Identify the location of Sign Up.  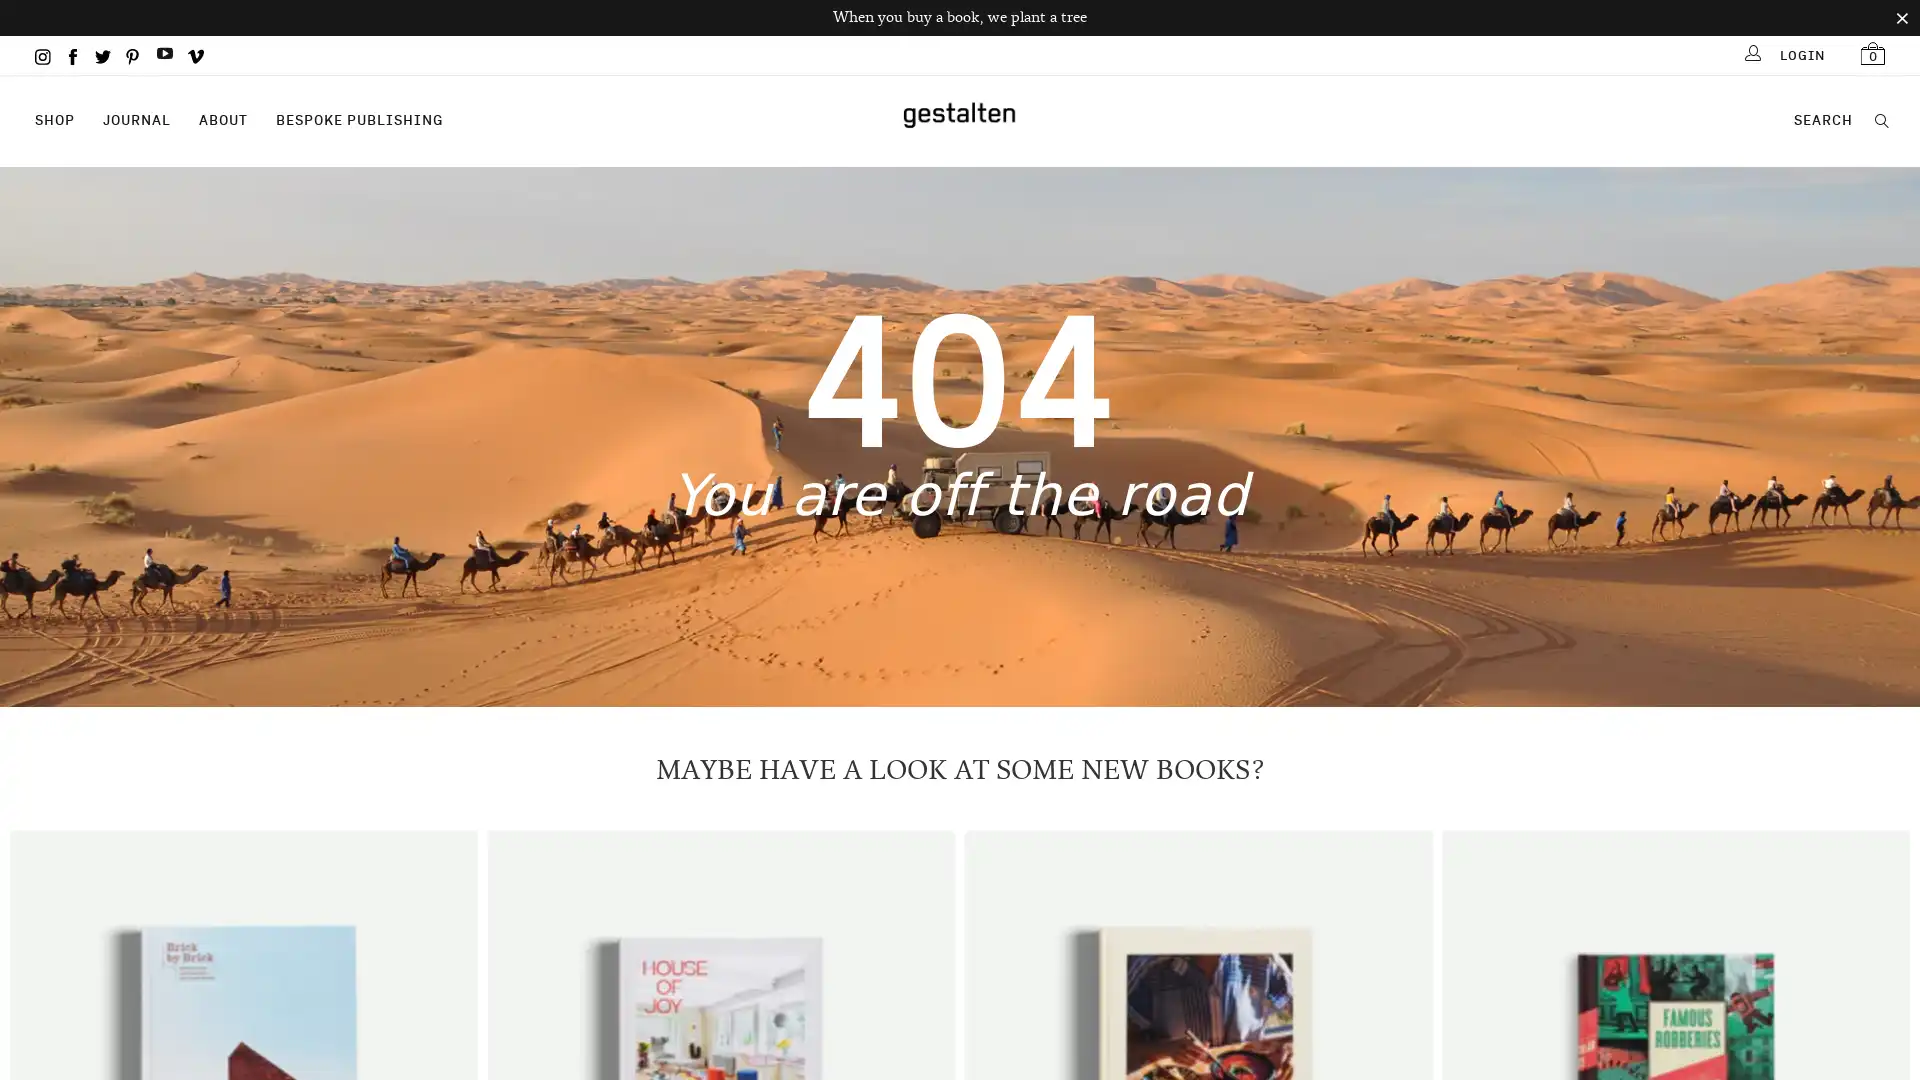
(1088, 585).